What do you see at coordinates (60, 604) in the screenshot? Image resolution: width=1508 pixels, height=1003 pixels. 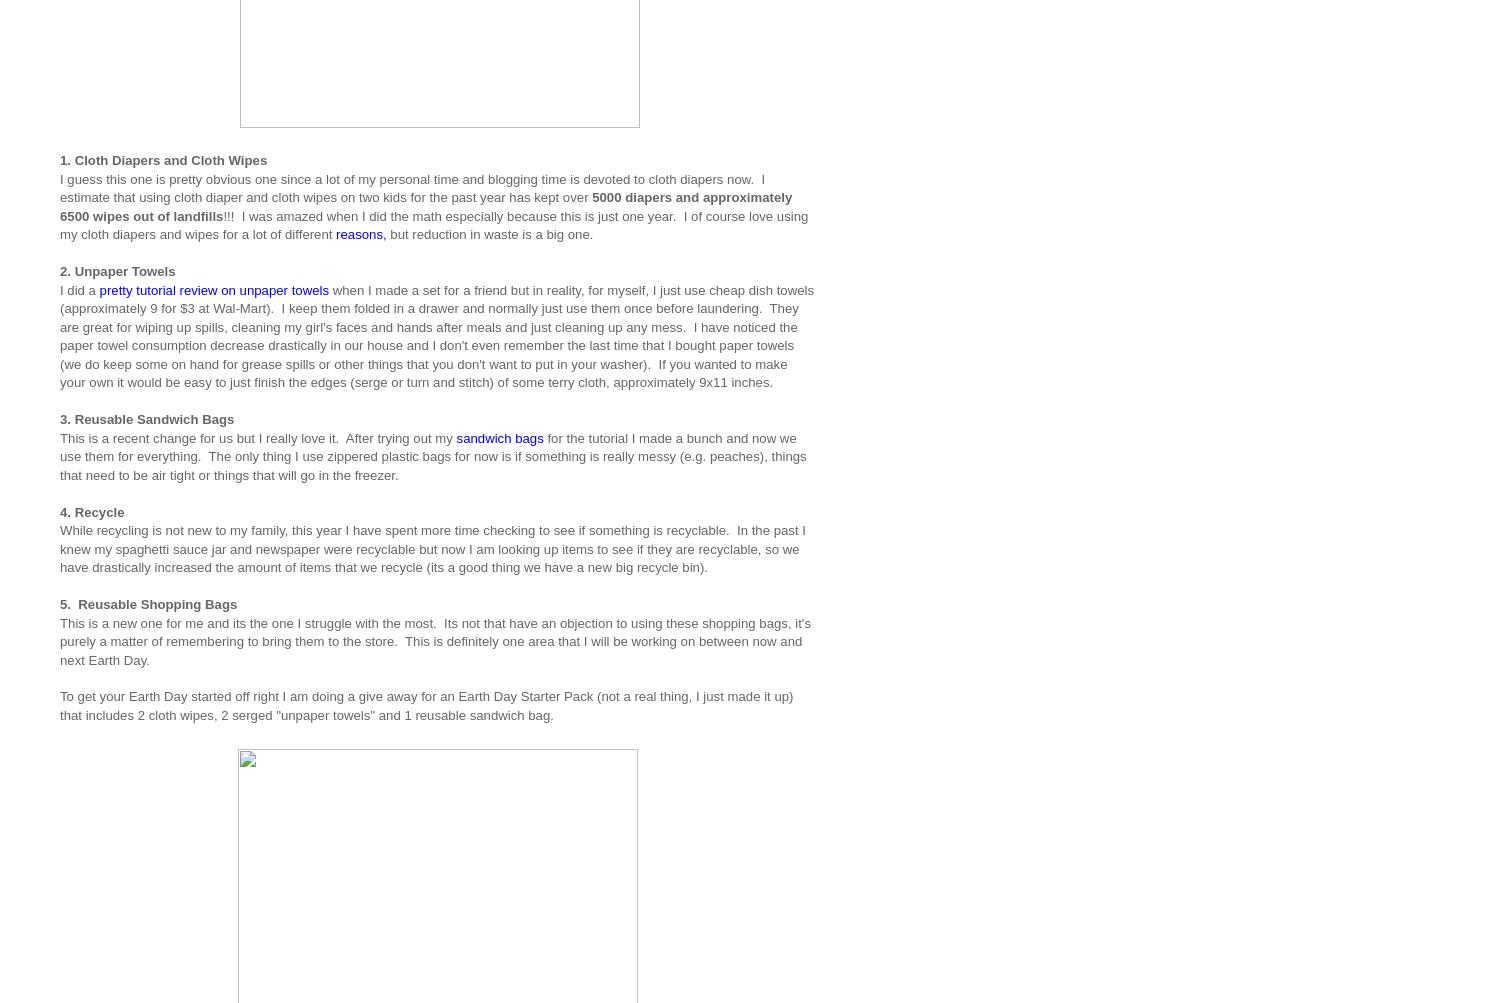 I see `'5.  Reusable Shopping Bags'` at bounding box center [60, 604].